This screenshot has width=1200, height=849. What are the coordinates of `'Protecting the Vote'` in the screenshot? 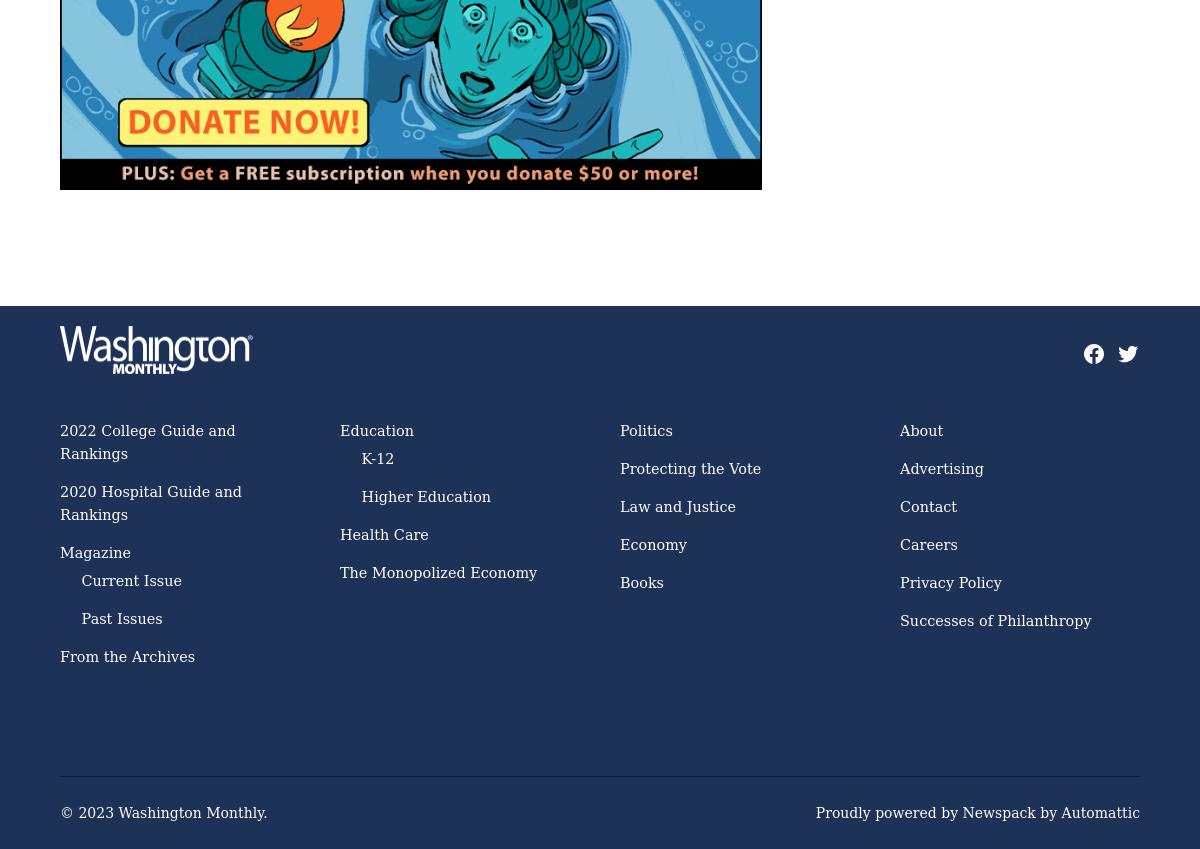 It's located at (620, 467).